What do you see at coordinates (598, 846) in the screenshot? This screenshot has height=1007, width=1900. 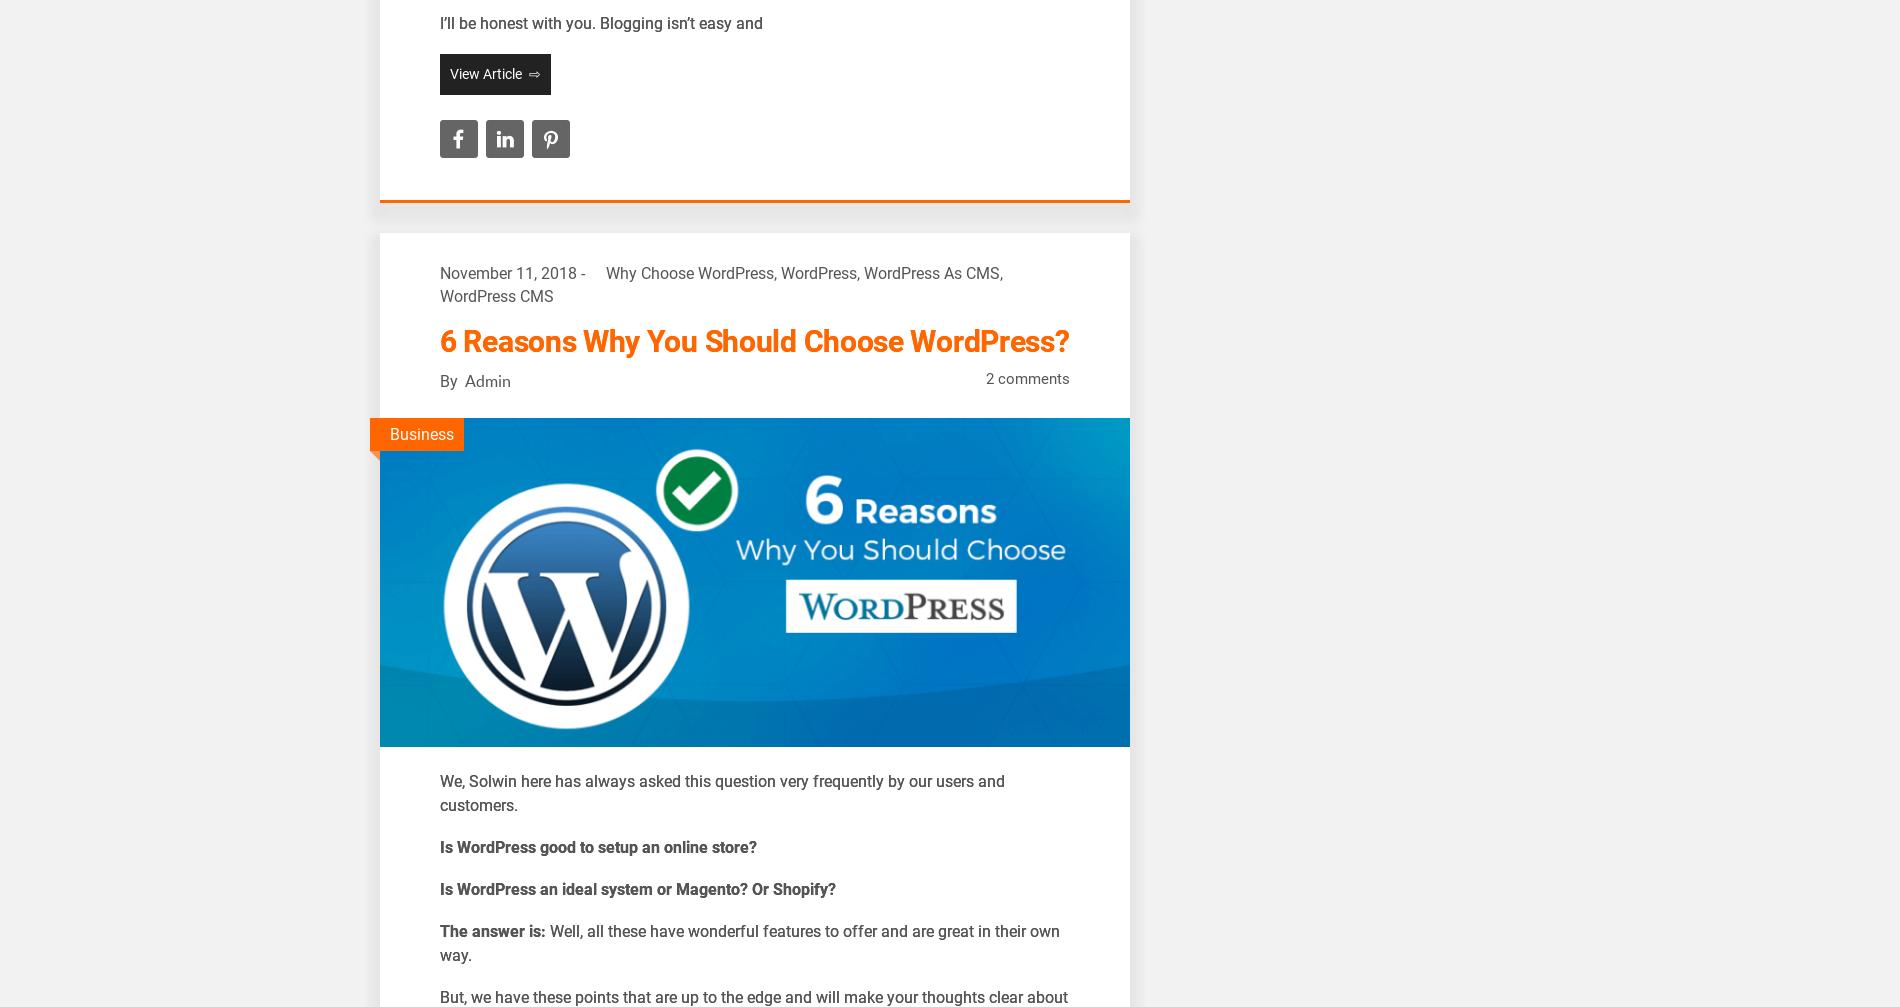 I see `'Is WordPress good to setup an online store?'` at bounding box center [598, 846].